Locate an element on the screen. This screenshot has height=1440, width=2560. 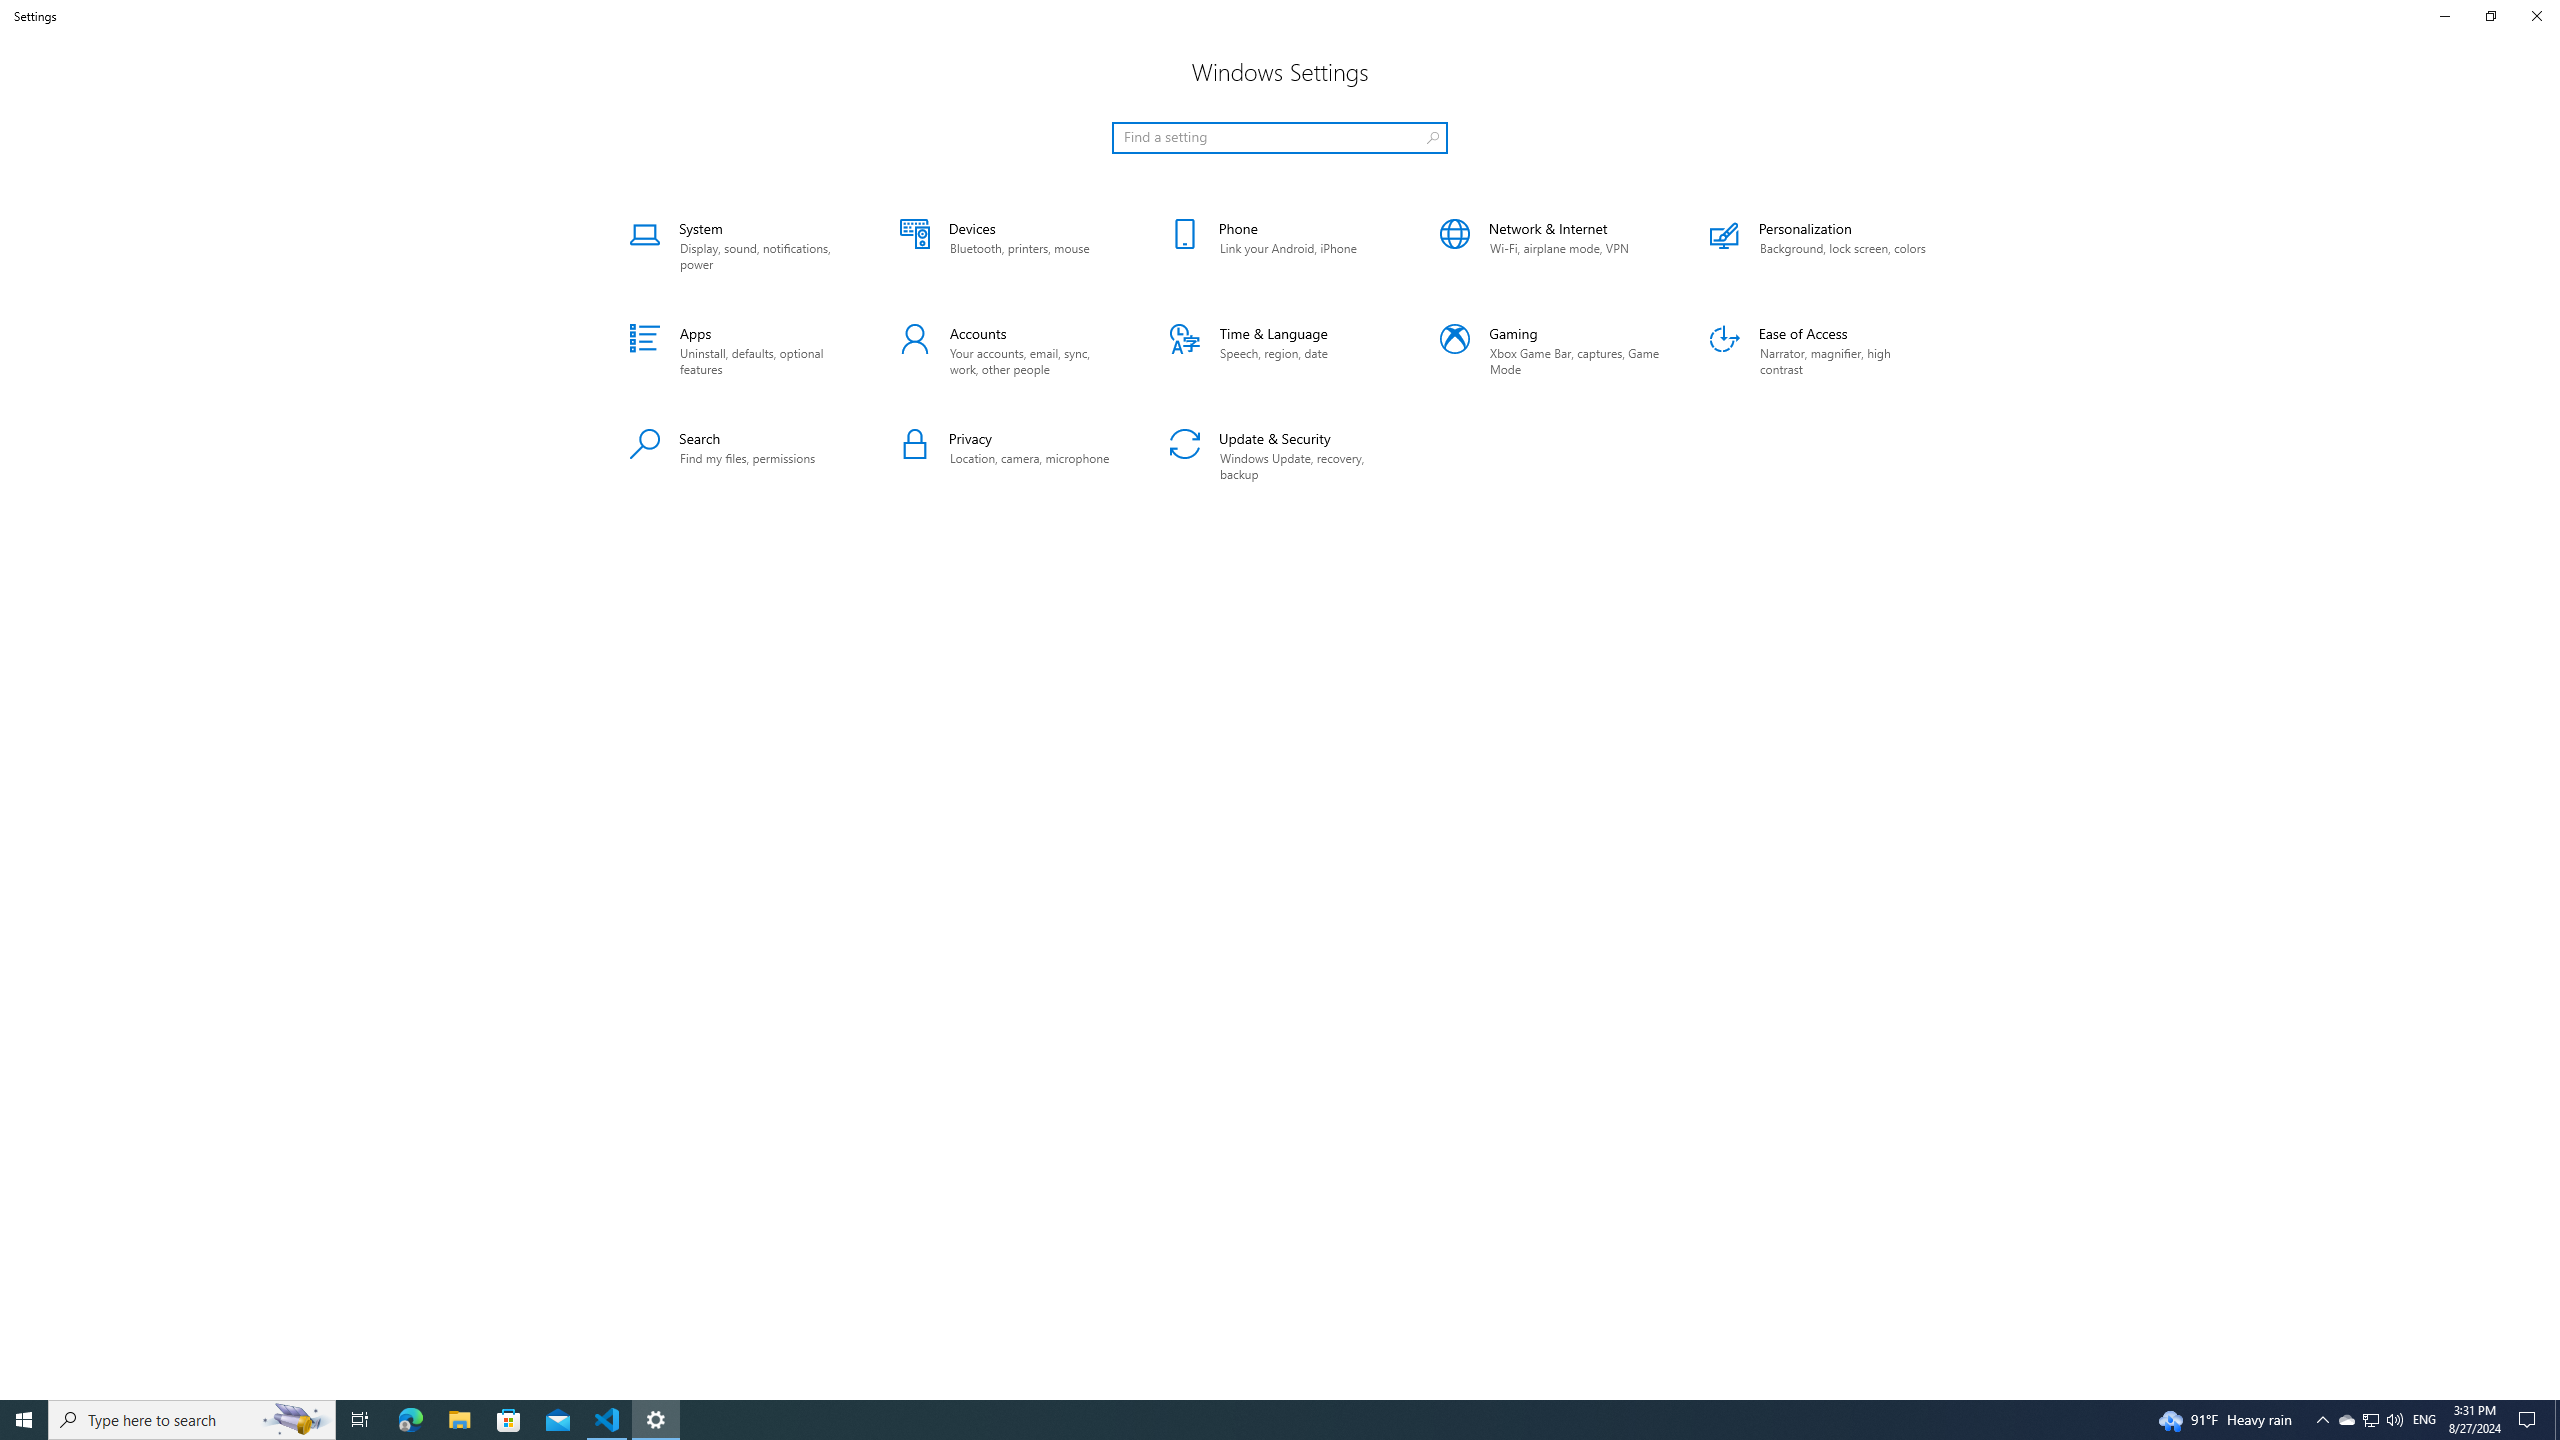
'Personalization' is located at coordinates (1819, 245).